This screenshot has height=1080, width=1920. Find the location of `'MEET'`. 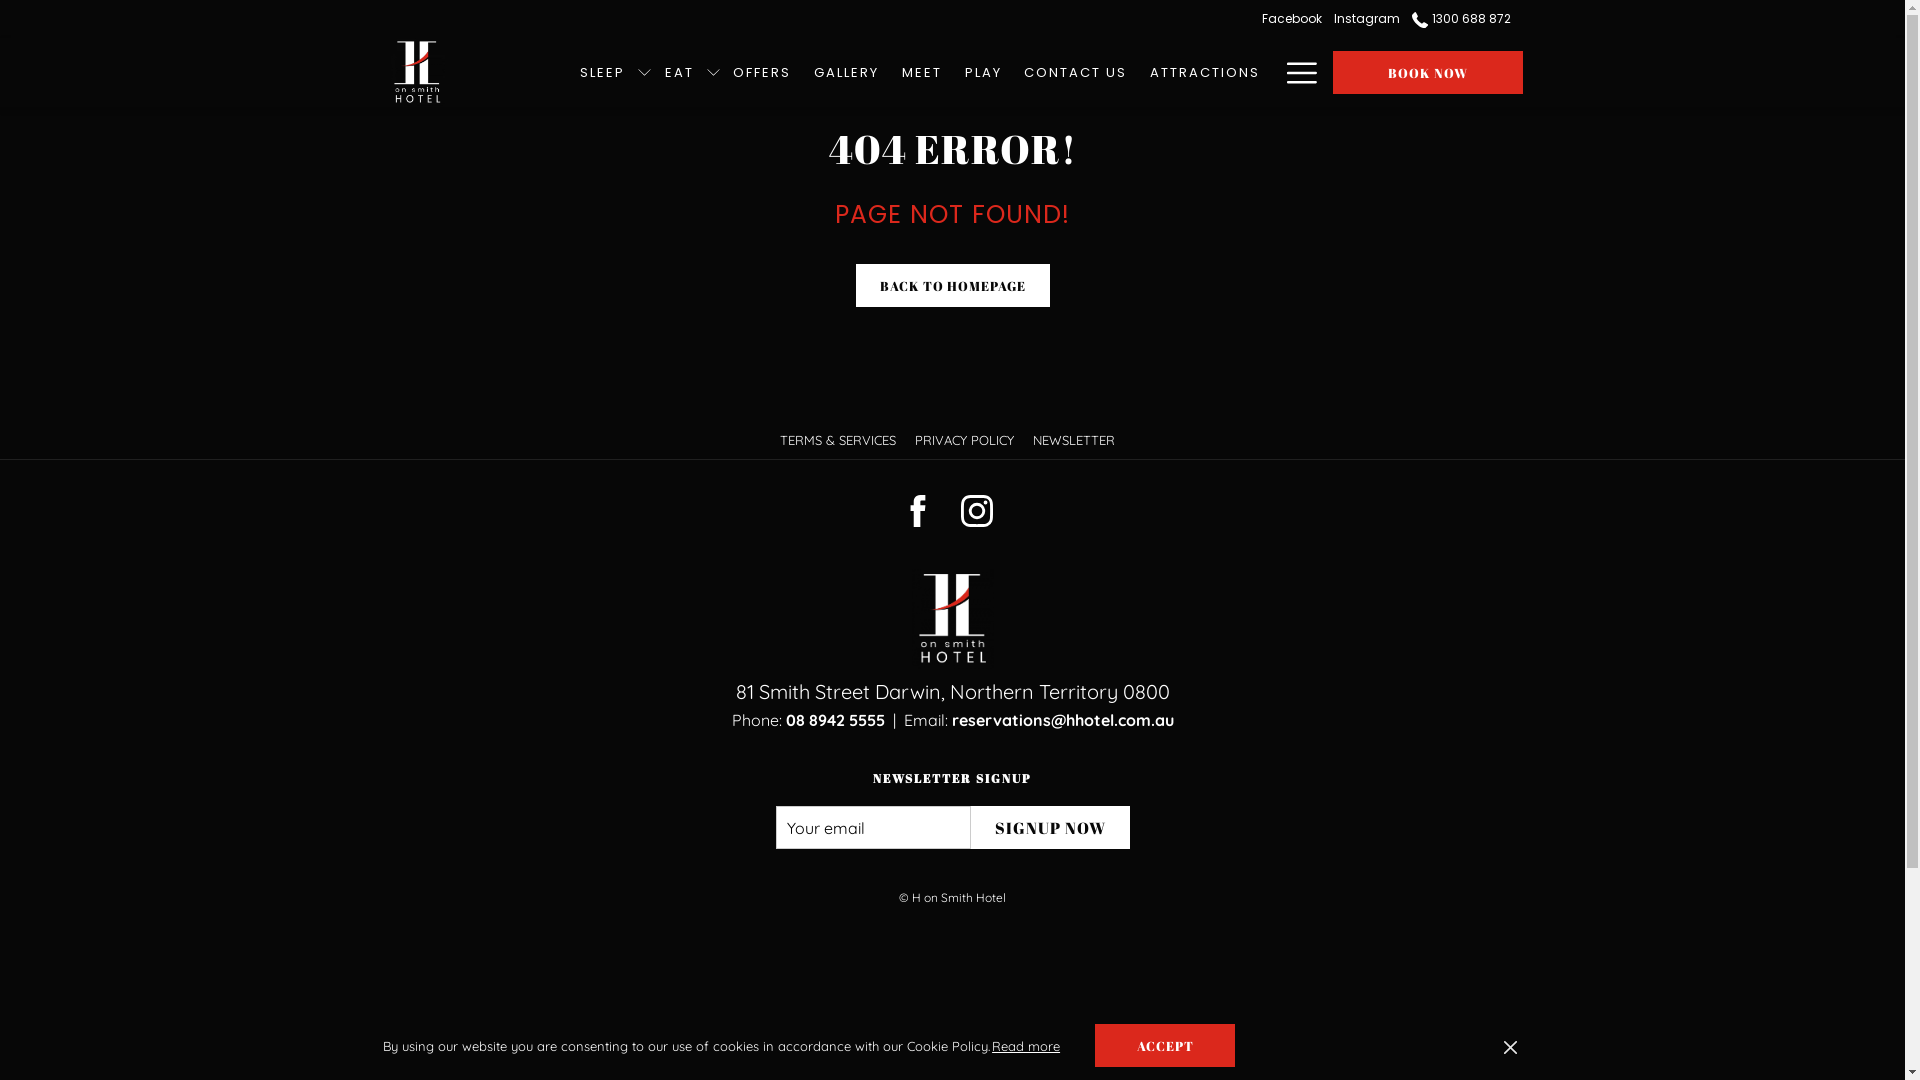

'MEET' is located at coordinates (928, 71).